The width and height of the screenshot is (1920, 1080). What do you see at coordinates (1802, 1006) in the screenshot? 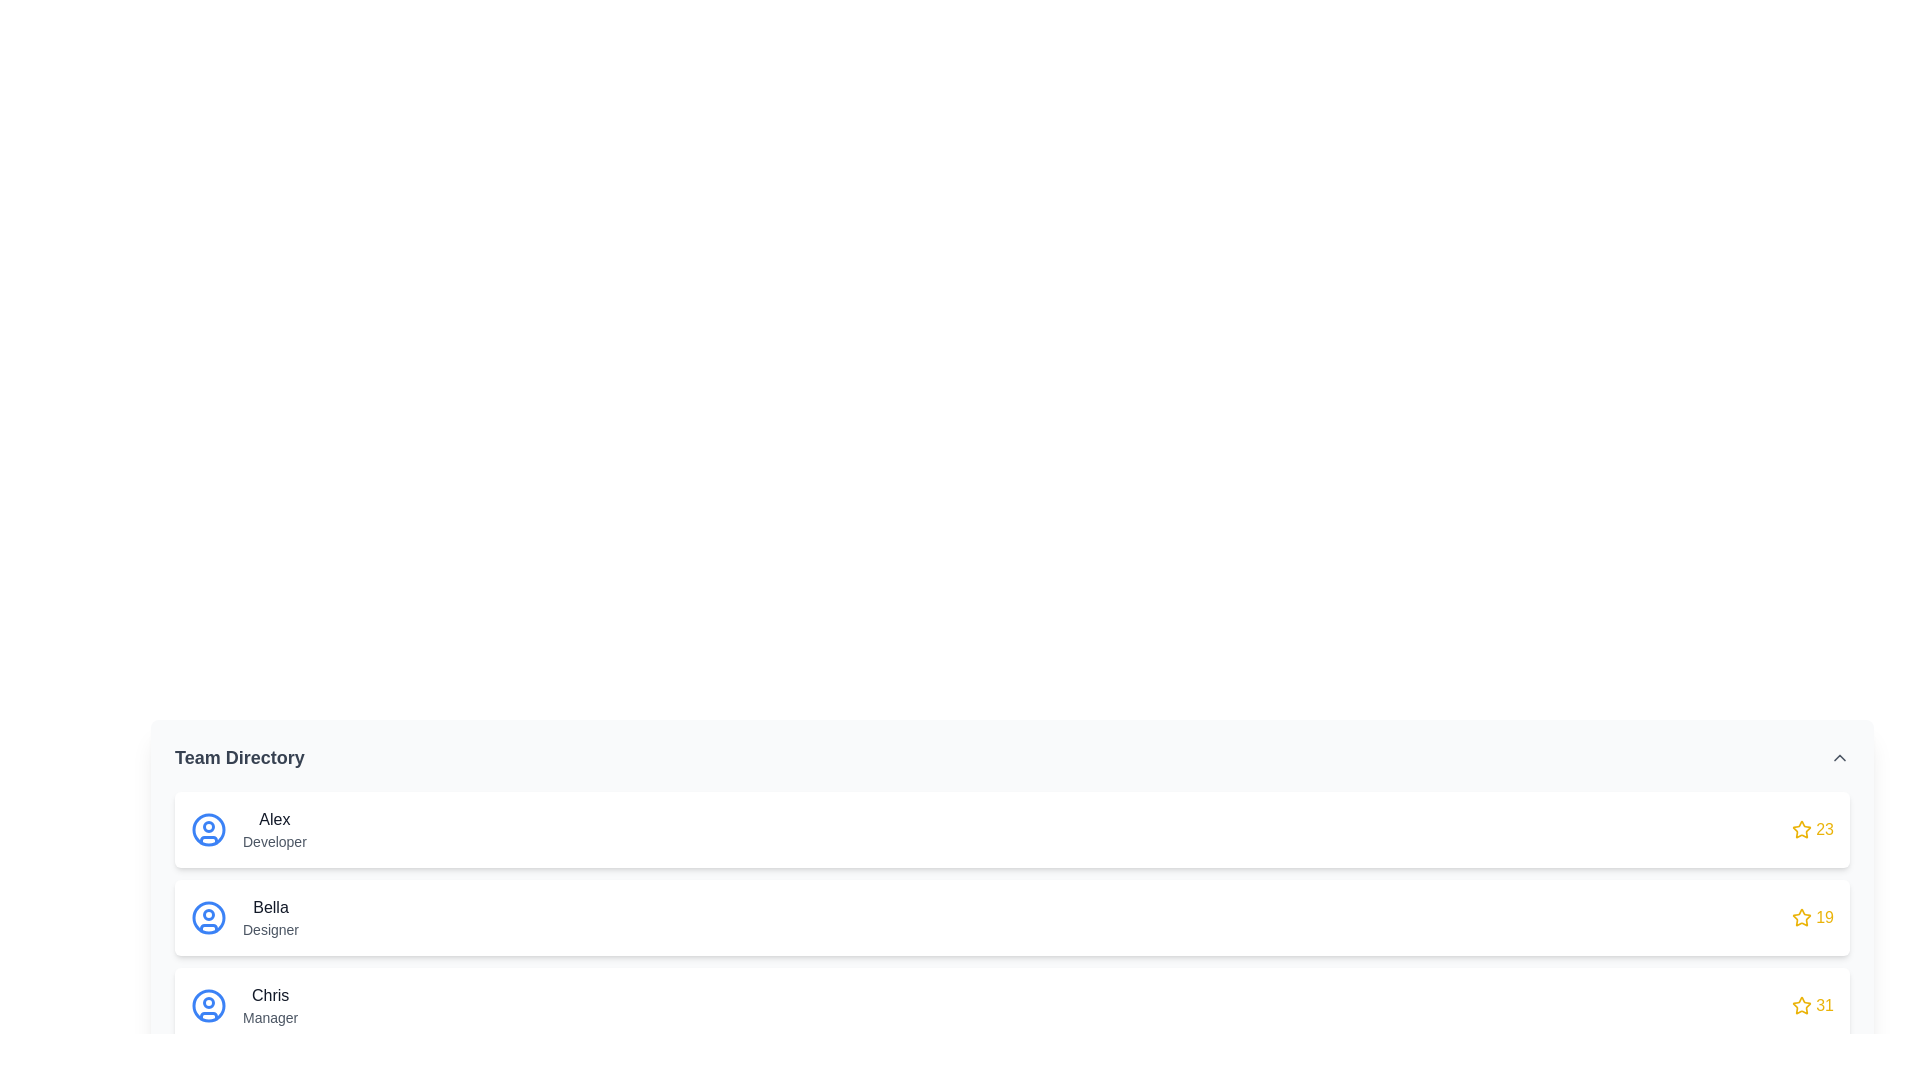
I see `the star rating icon located to the left of the number '31' at the far right of the last row in the interface` at bounding box center [1802, 1006].